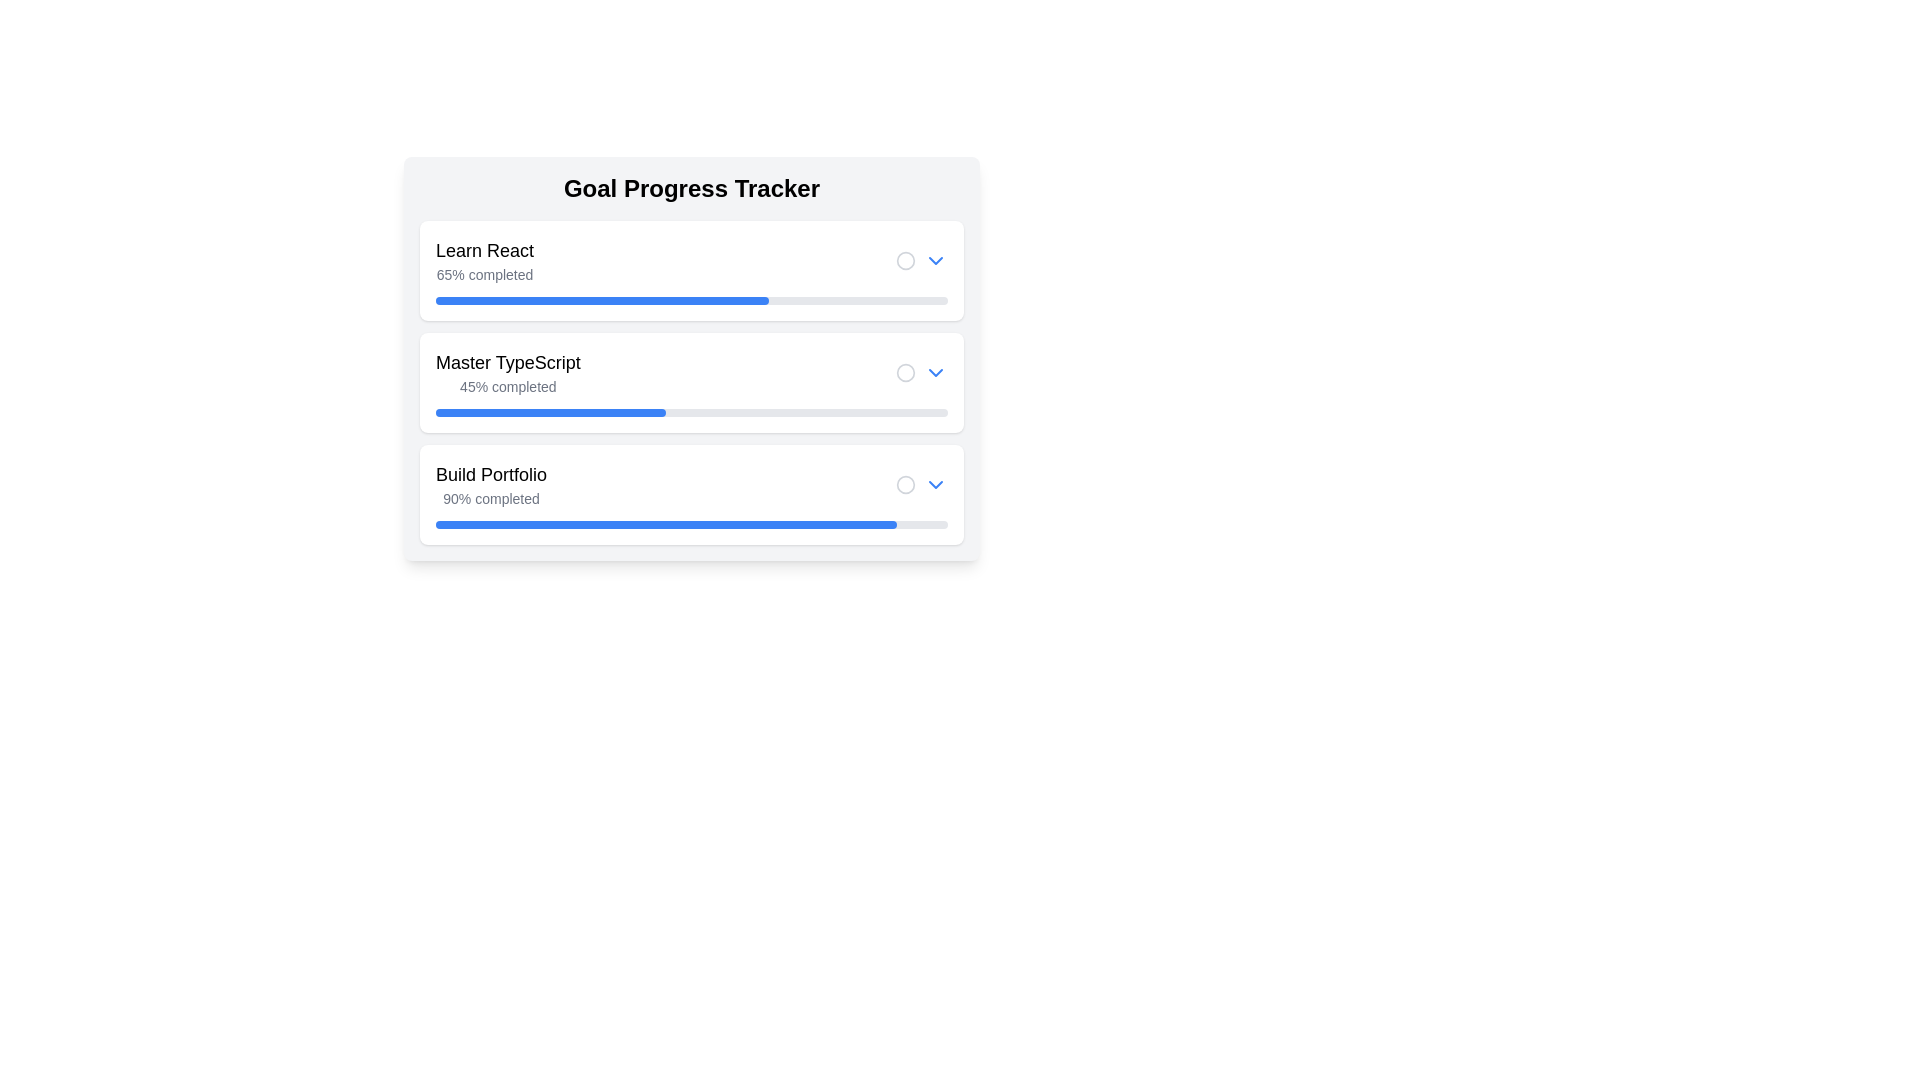 Image resolution: width=1920 pixels, height=1080 pixels. Describe the element at coordinates (905, 260) in the screenshot. I see `the circular icon in the 'Goal Progress Tracker' interface, located at the right end of the first row adjacent to the text 'Learn React'` at that location.